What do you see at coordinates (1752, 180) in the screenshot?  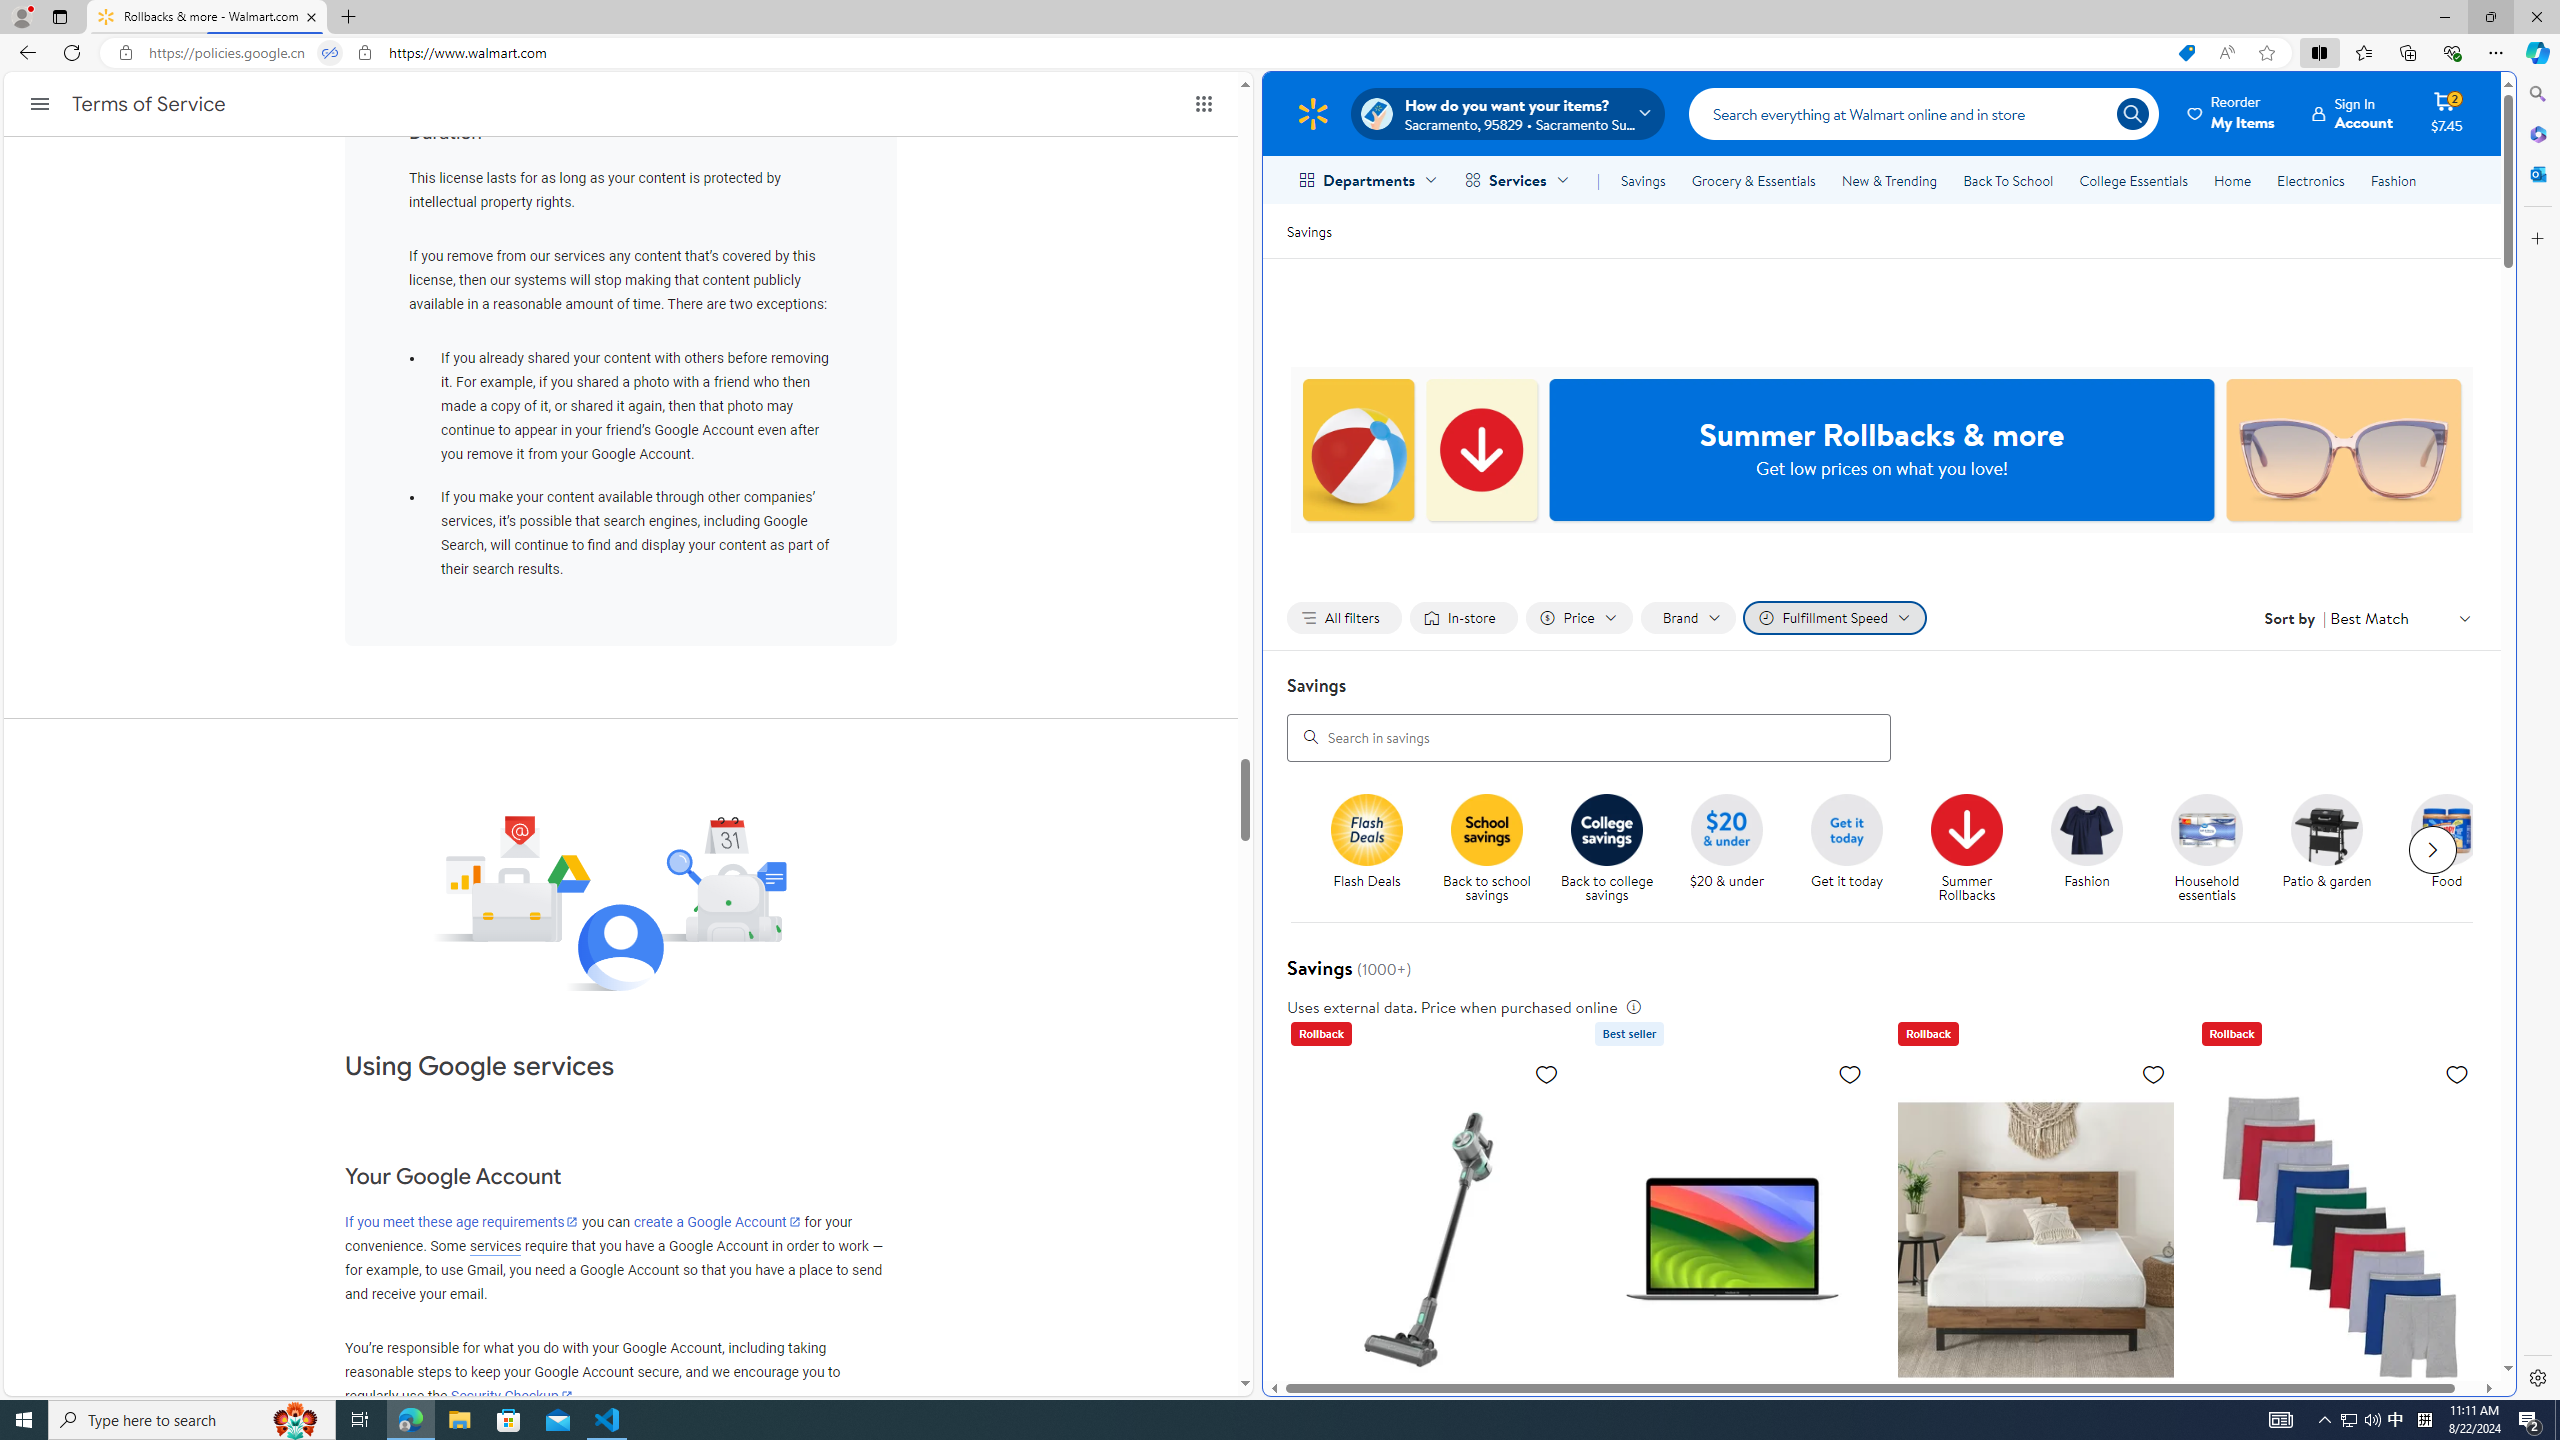 I see `'Grocery & Essentials'` at bounding box center [1752, 180].